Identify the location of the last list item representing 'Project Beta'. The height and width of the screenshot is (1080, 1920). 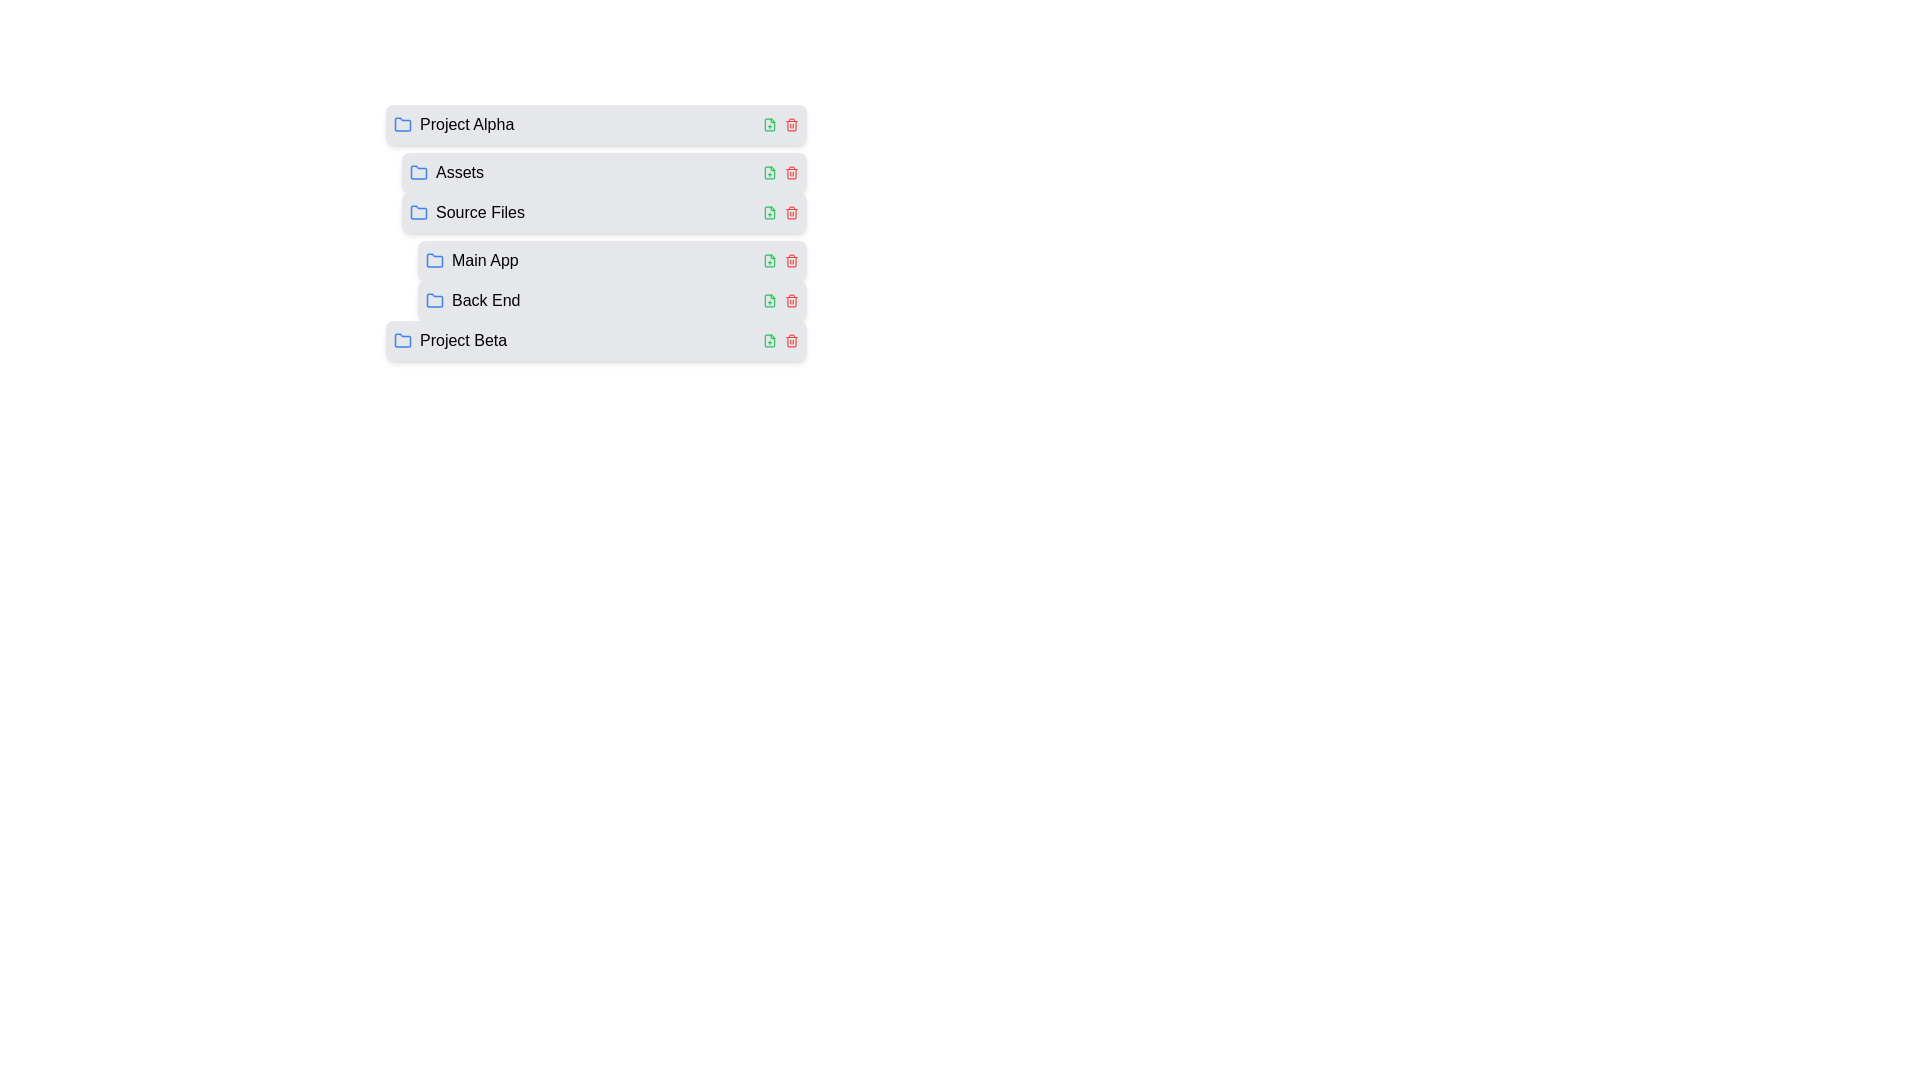
(587, 339).